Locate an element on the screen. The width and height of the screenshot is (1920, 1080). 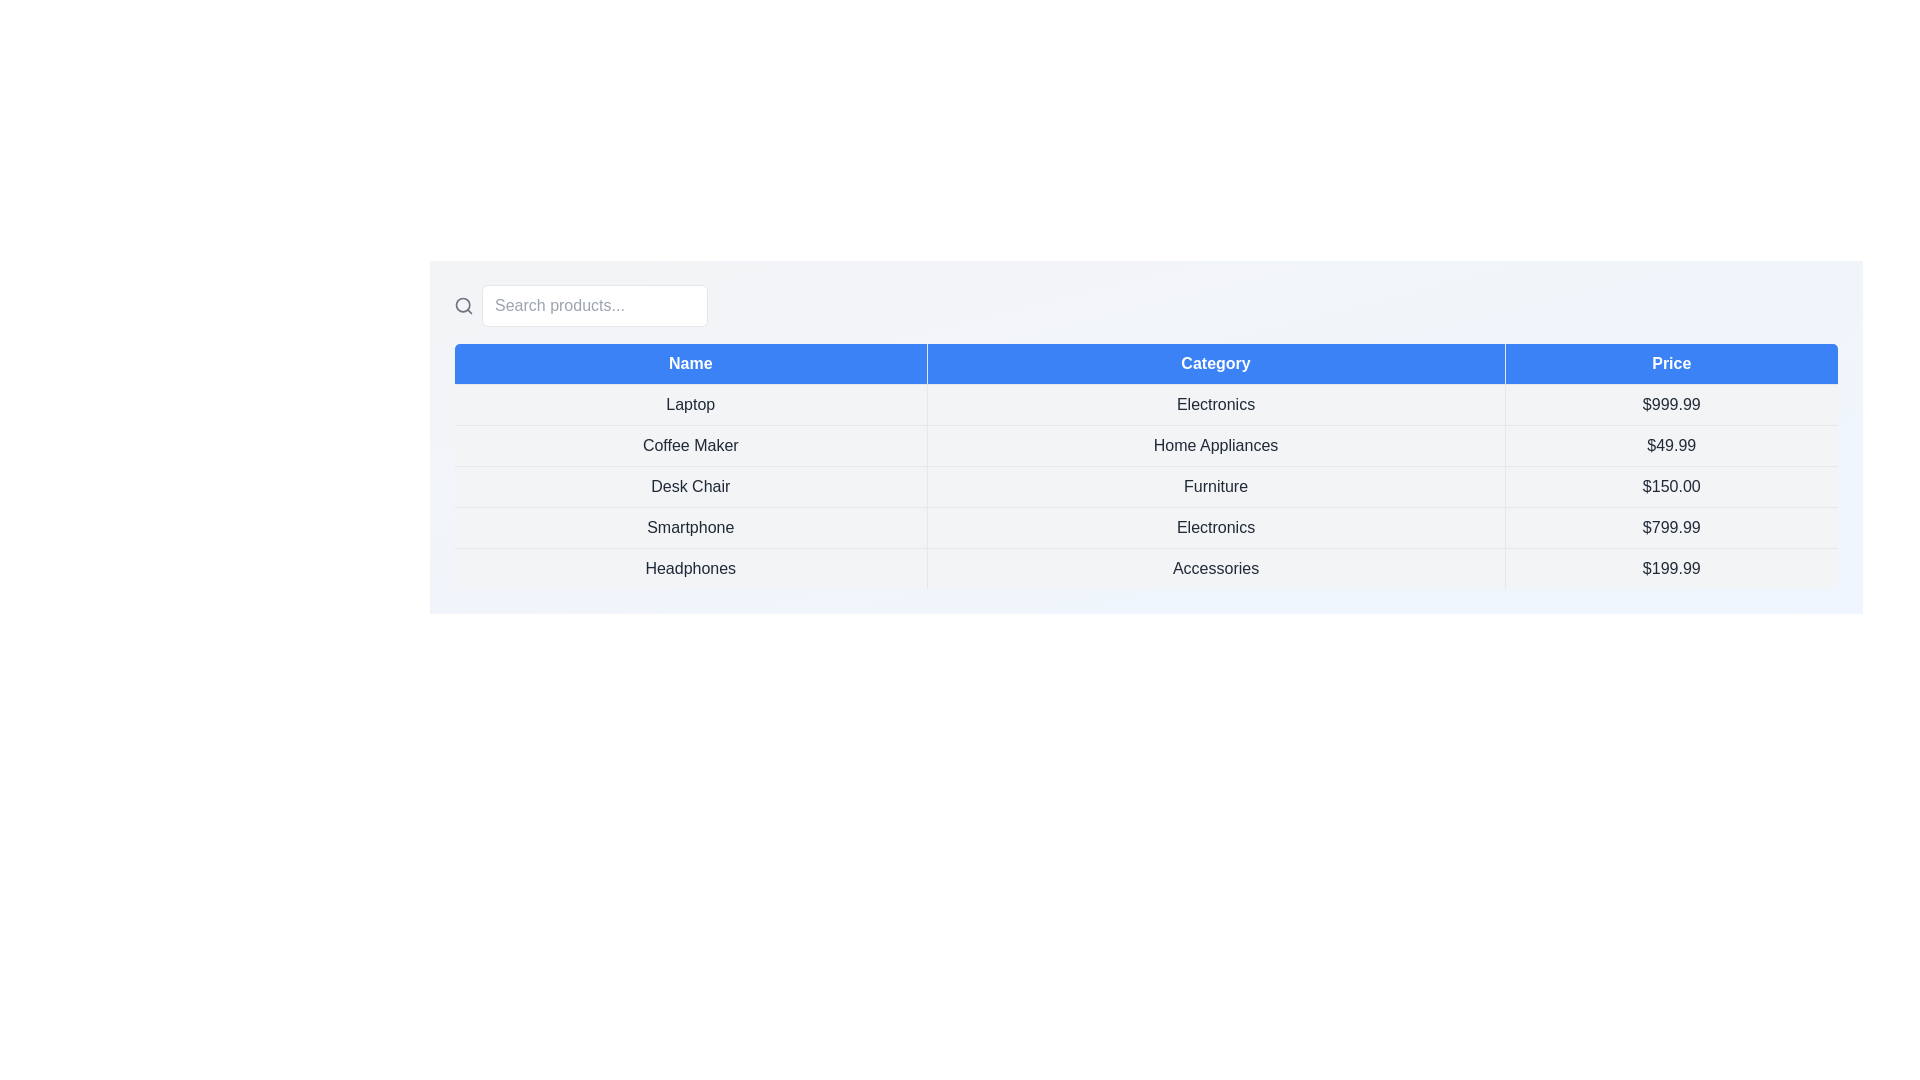
the Text block in the second column of the first data row under the 'Category' header in the table, which represents the product category, flanked by 'Laptop' and '$999.99' is located at coordinates (1215, 405).